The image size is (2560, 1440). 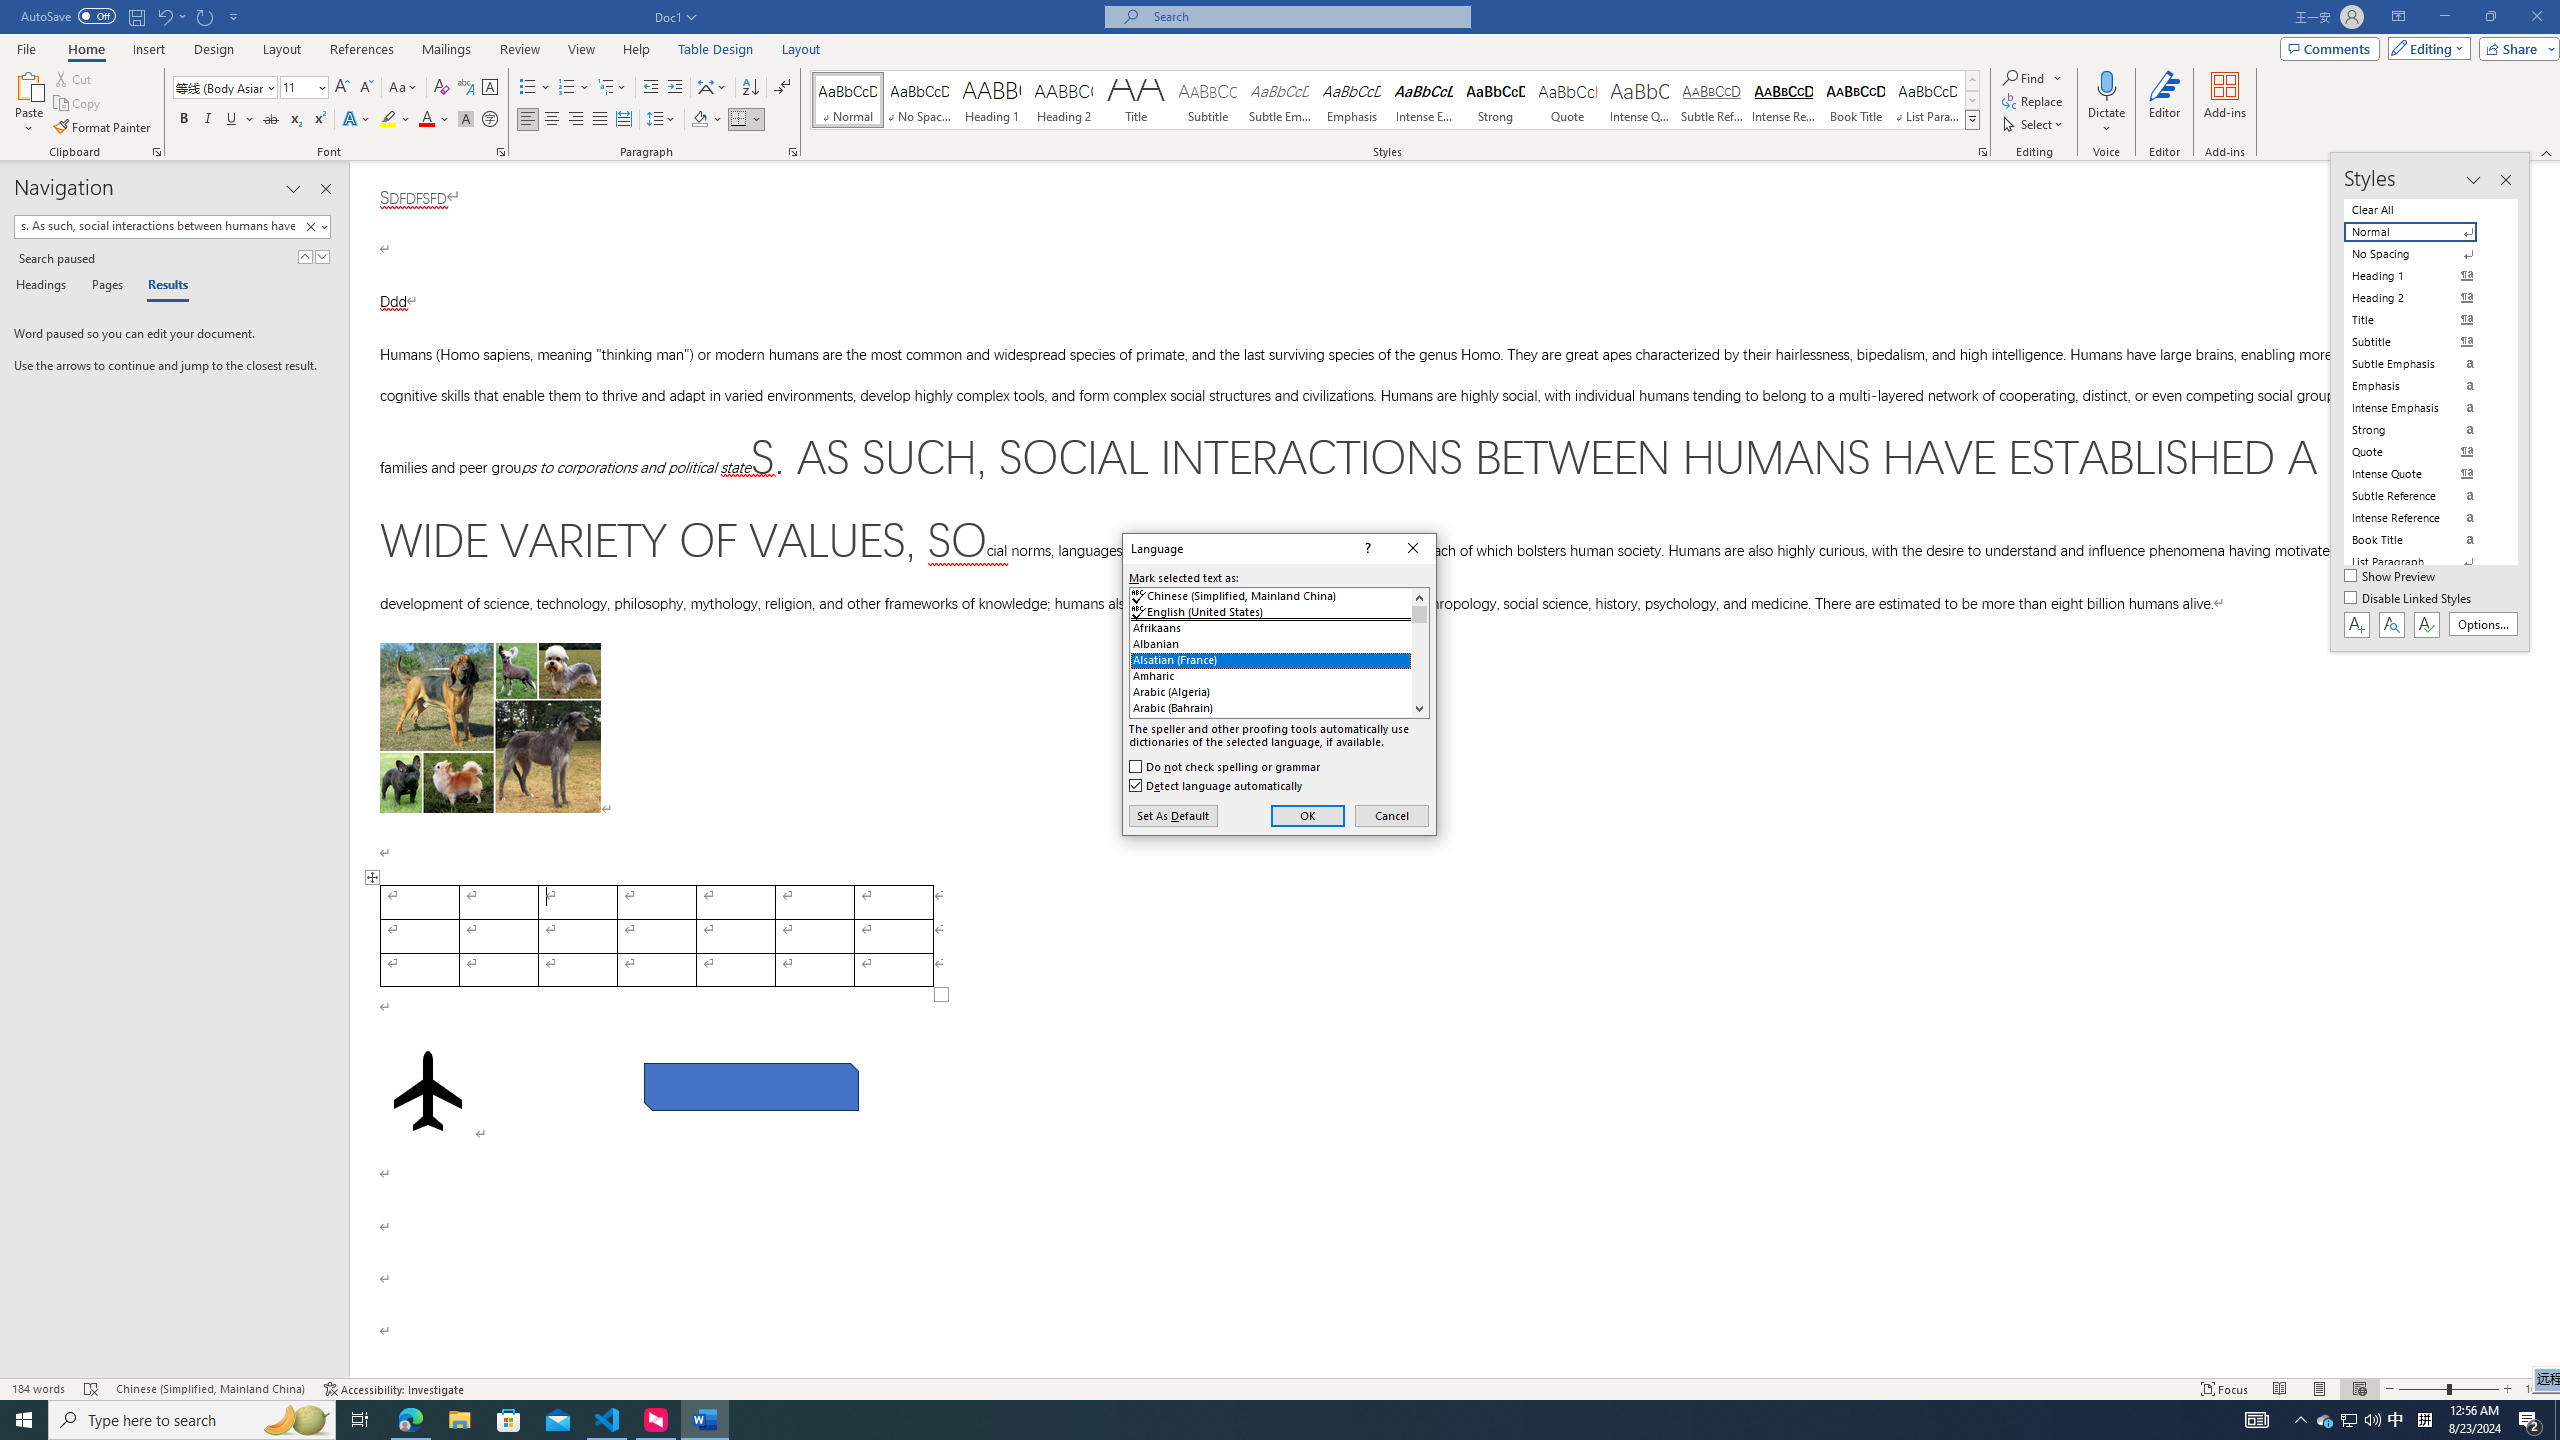 What do you see at coordinates (2483, 624) in the screenshot?
I see `'Options...'` at bounding box center [2483, 624].